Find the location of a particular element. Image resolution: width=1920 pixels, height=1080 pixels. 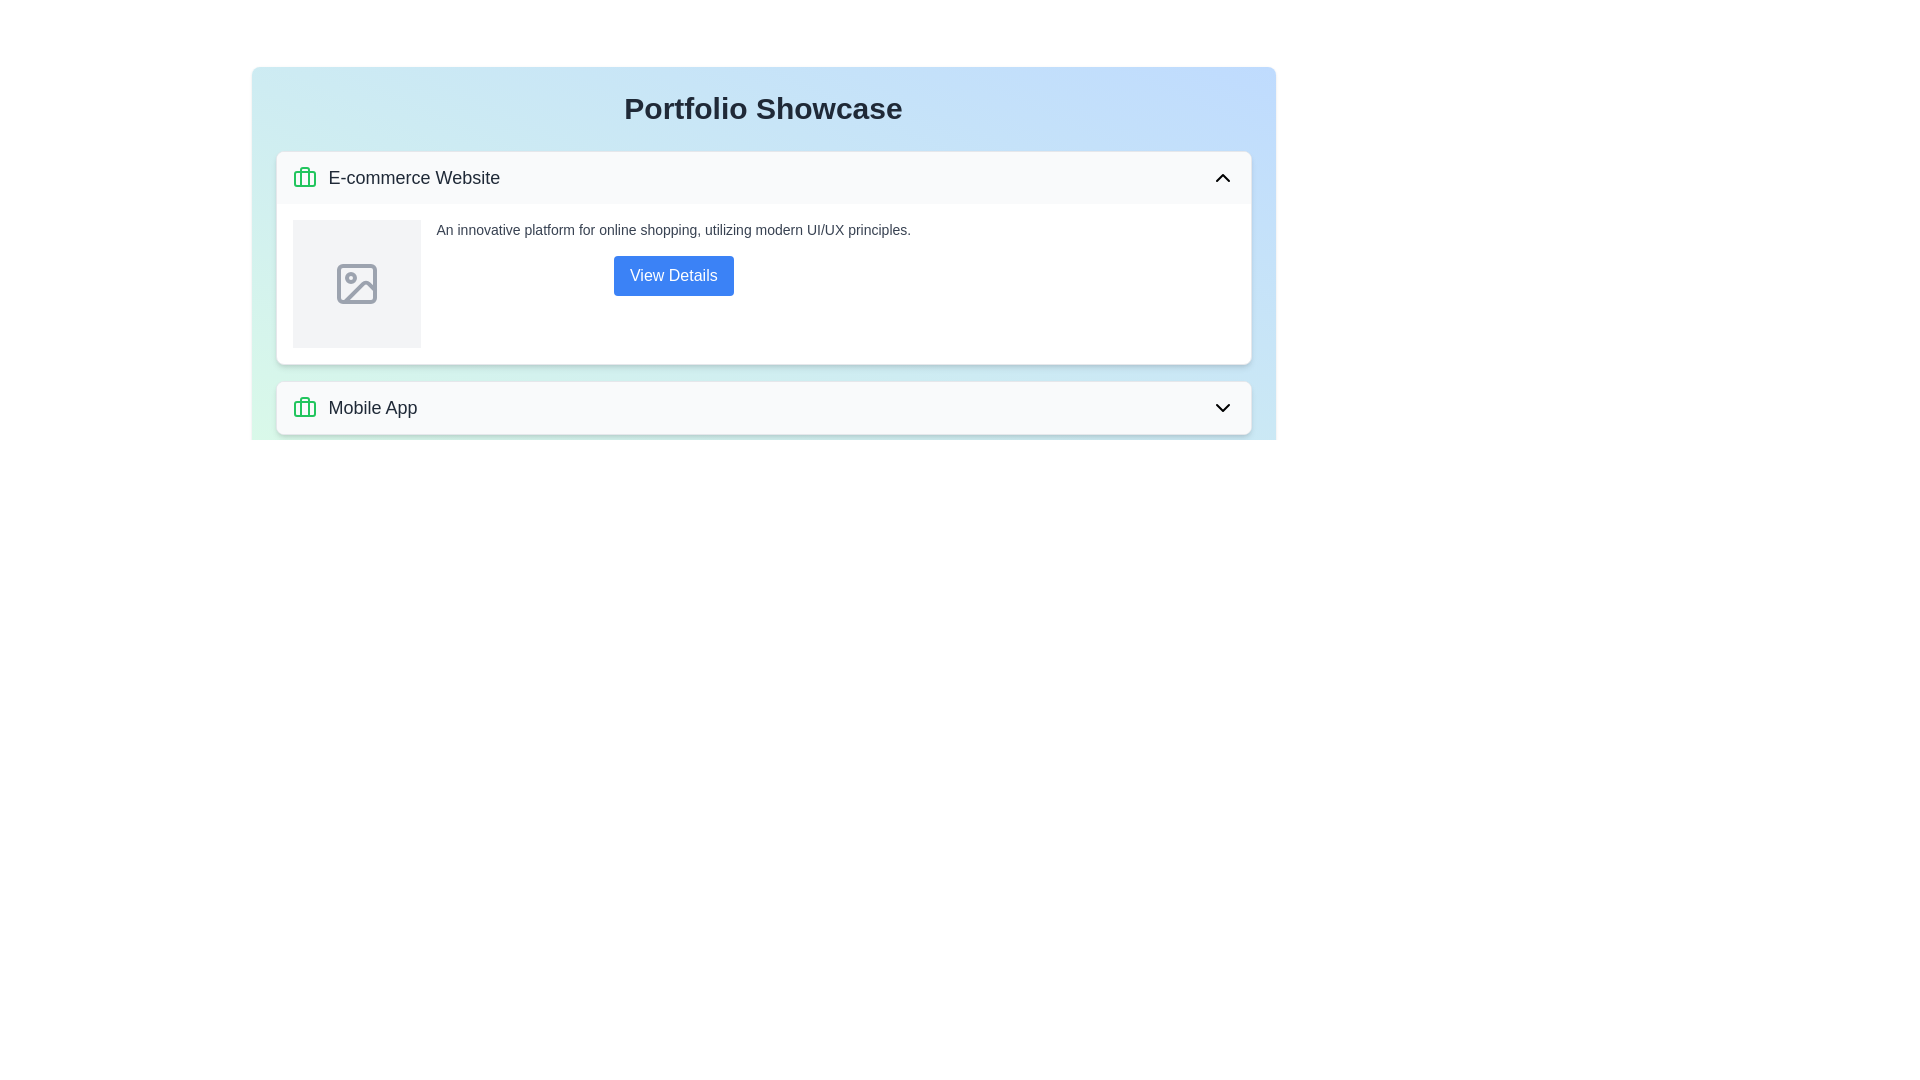

the 'Mobile App' menu item which consists of a green briefcase icon on the left and the text styled in dark gray on the right is located at coordinates (355, 407).